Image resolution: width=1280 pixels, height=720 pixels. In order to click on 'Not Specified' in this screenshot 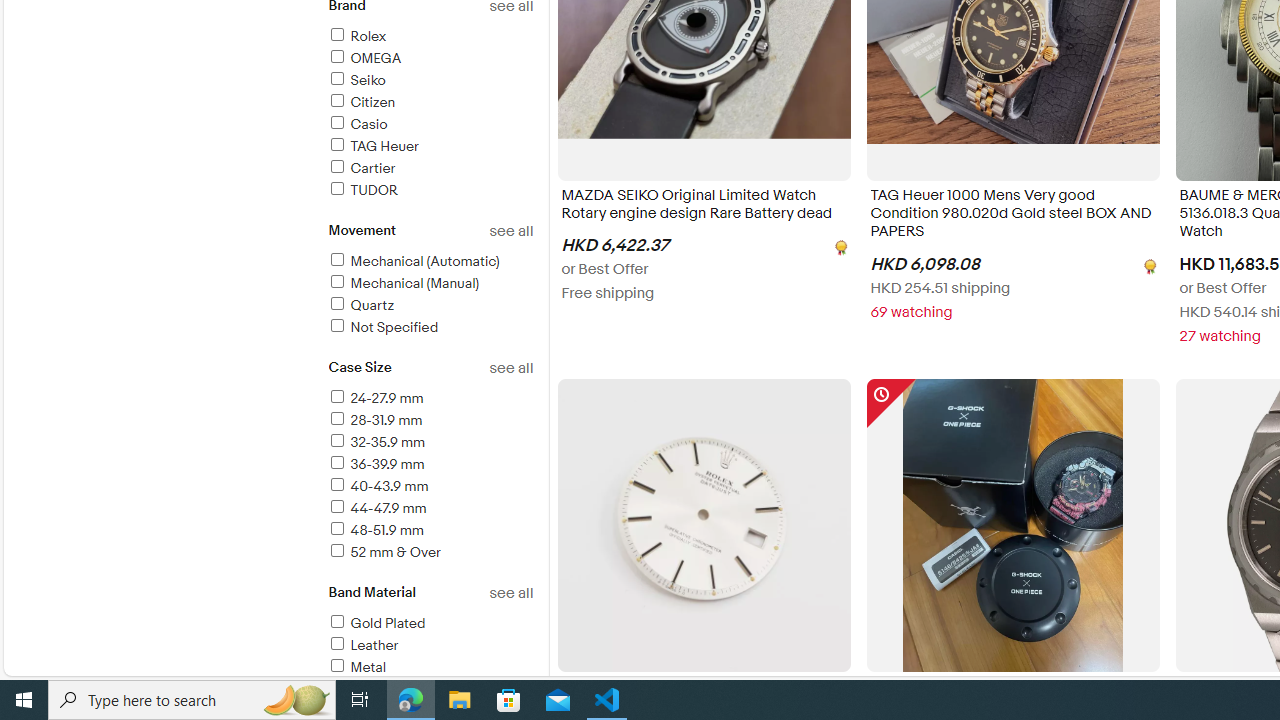, I will do `click(382, 326)`.